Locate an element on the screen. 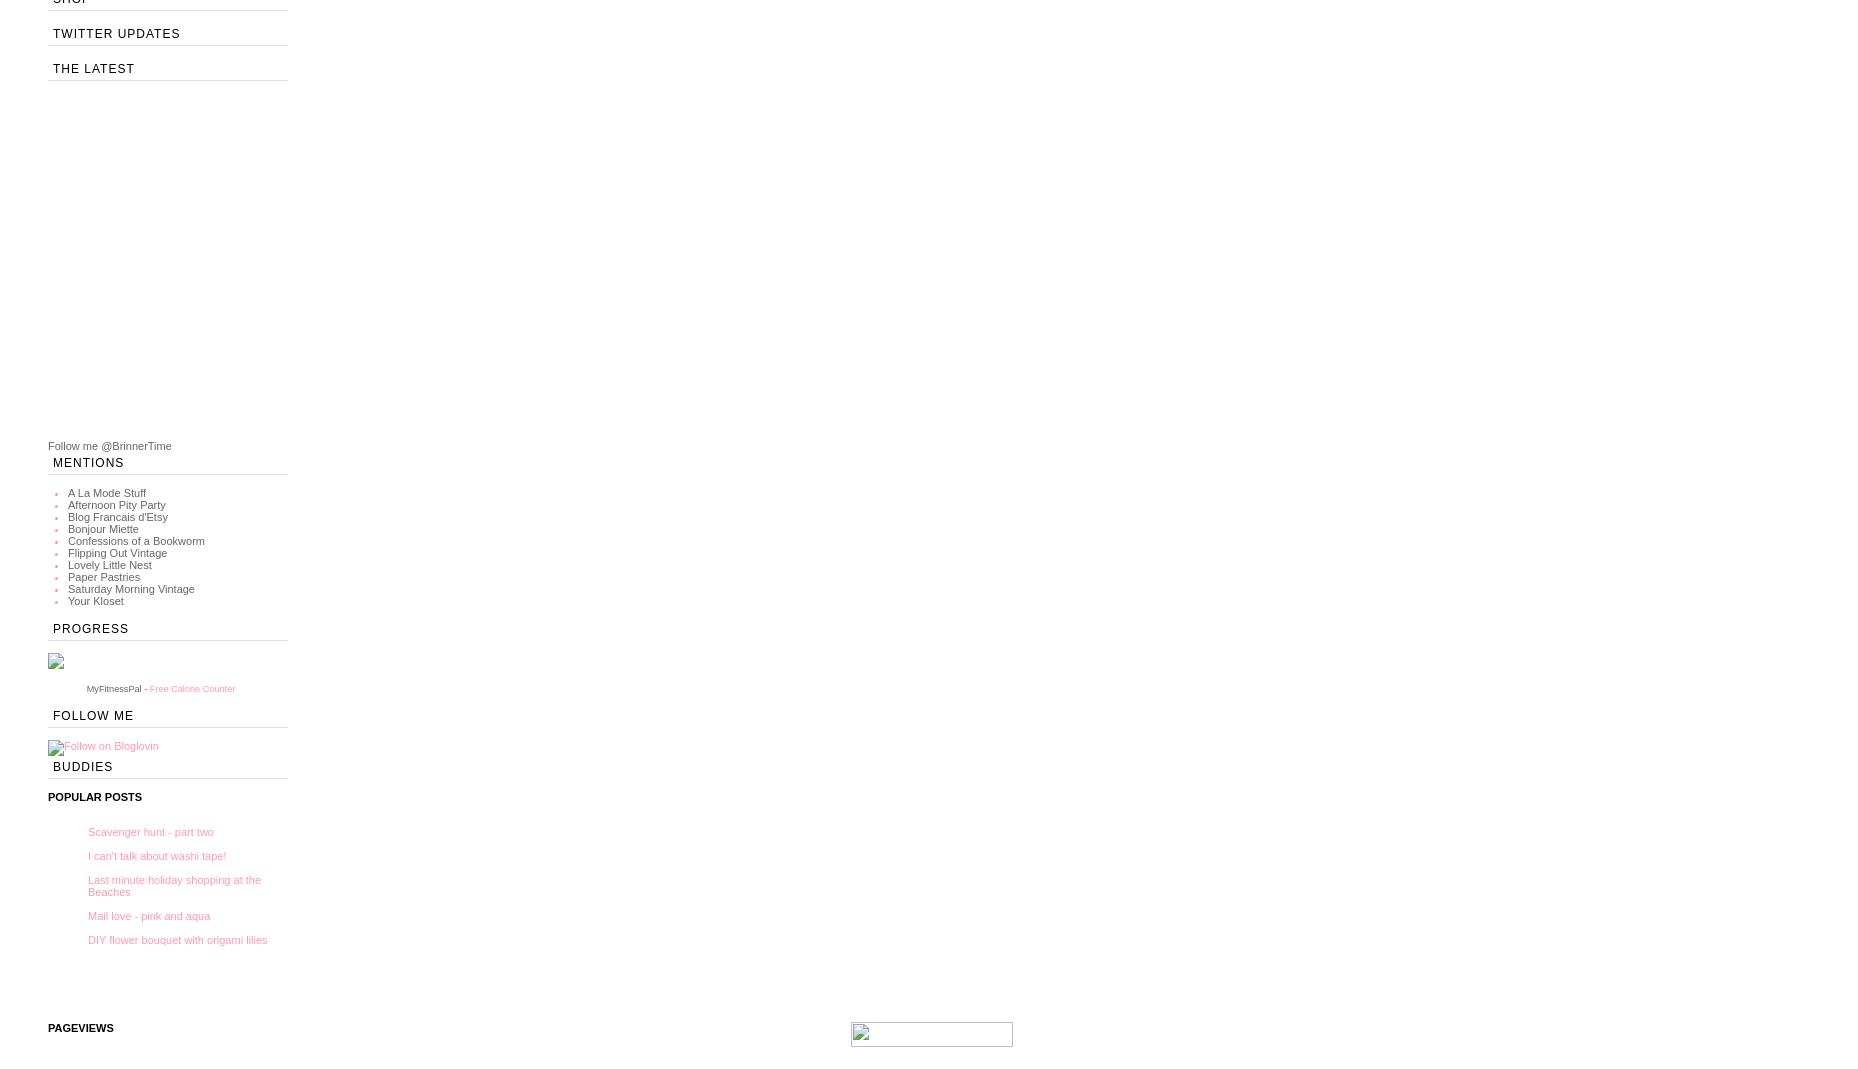  'Buddies' is located at coordinates (82, 767).